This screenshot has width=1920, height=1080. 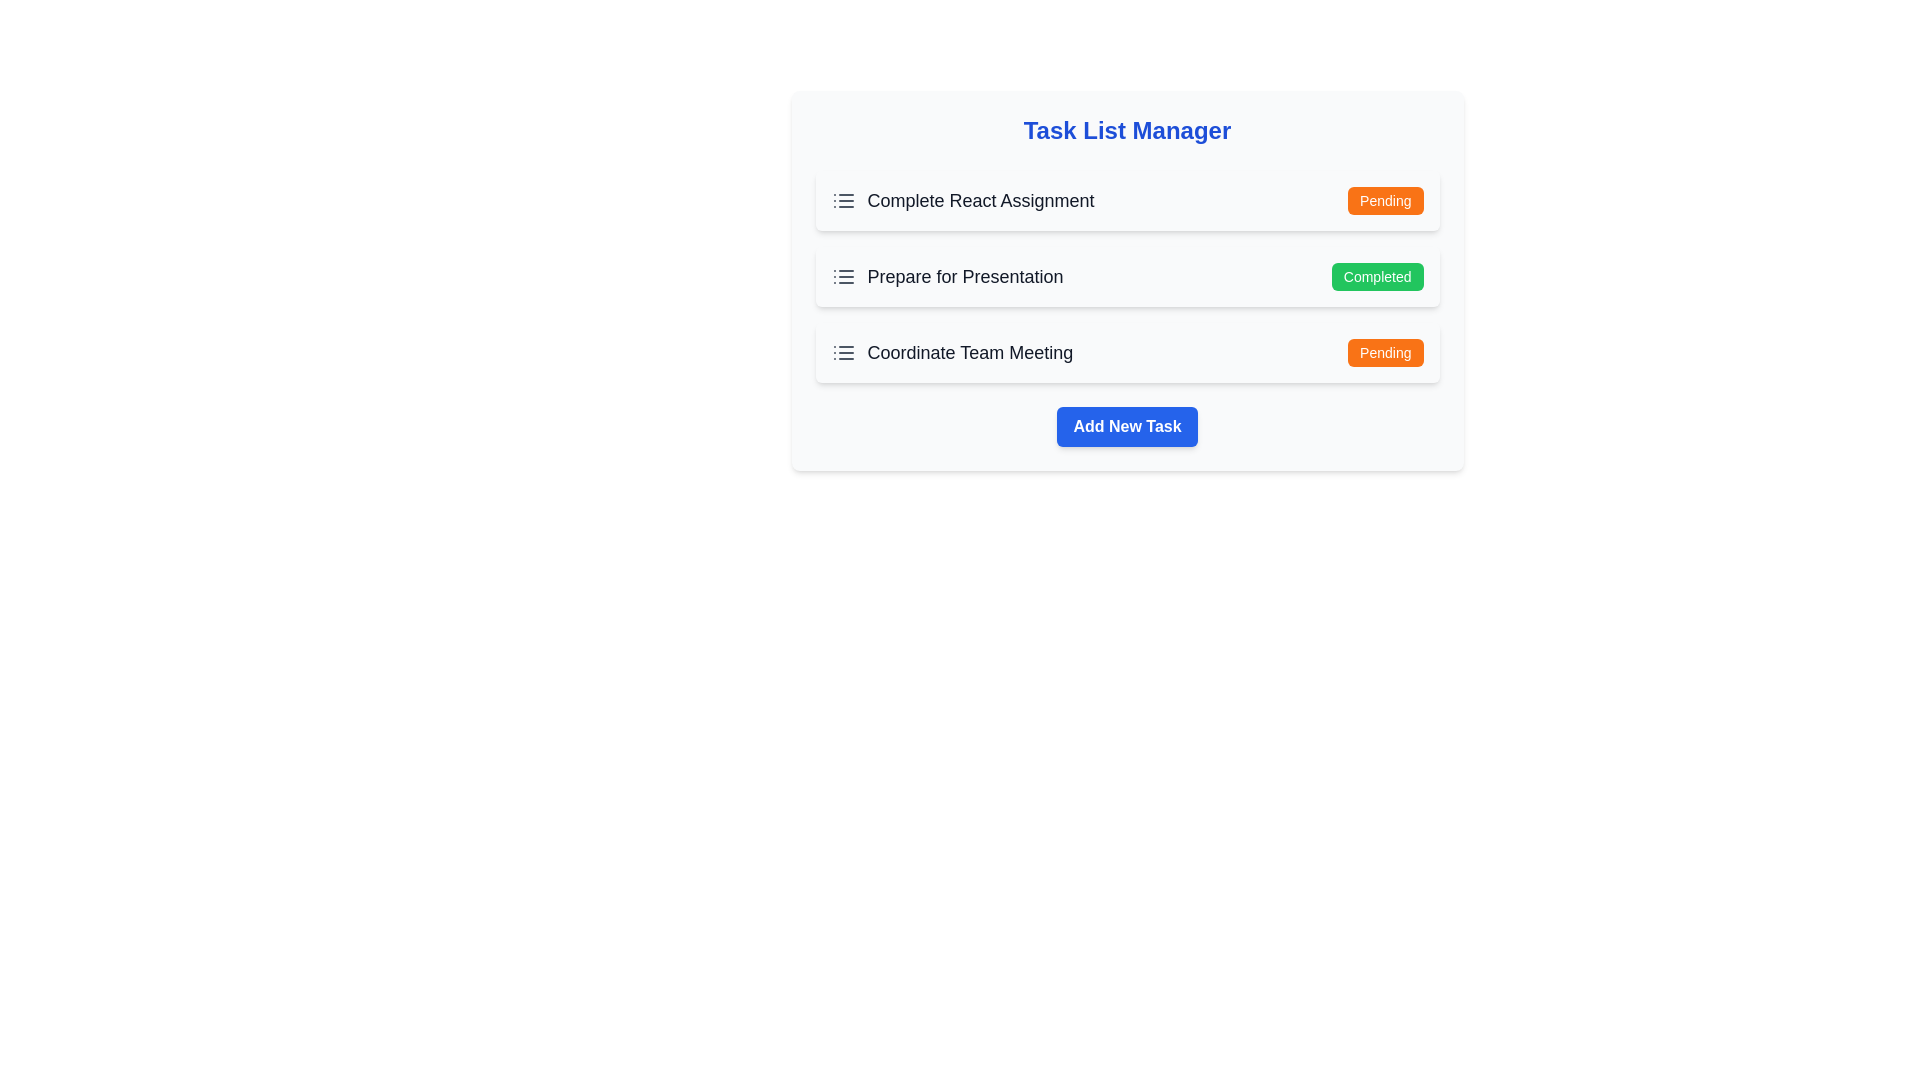 I want to click on the task item Complete React Assignment to observe any visual changes or tooltips, so click(x=963, y=200).